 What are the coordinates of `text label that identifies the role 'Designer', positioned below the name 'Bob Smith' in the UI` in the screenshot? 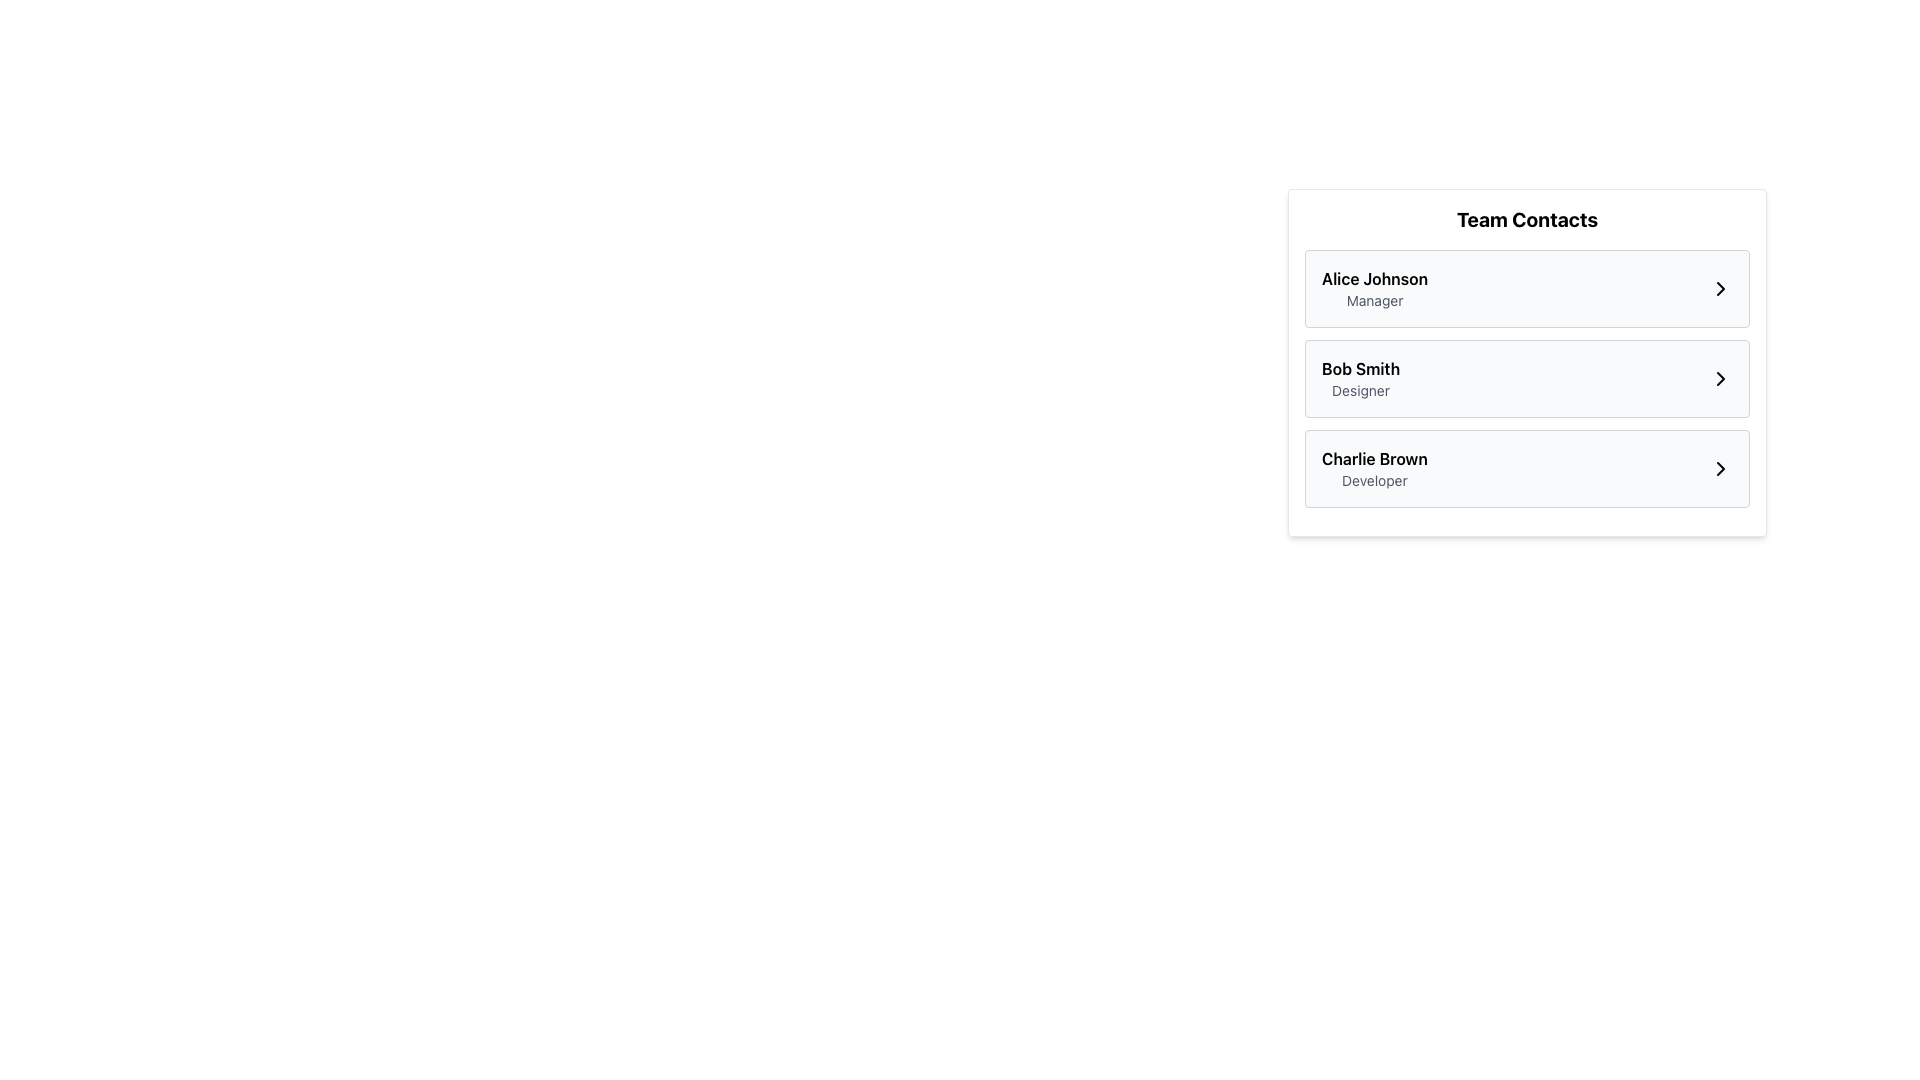 It's located at (1360, 390).